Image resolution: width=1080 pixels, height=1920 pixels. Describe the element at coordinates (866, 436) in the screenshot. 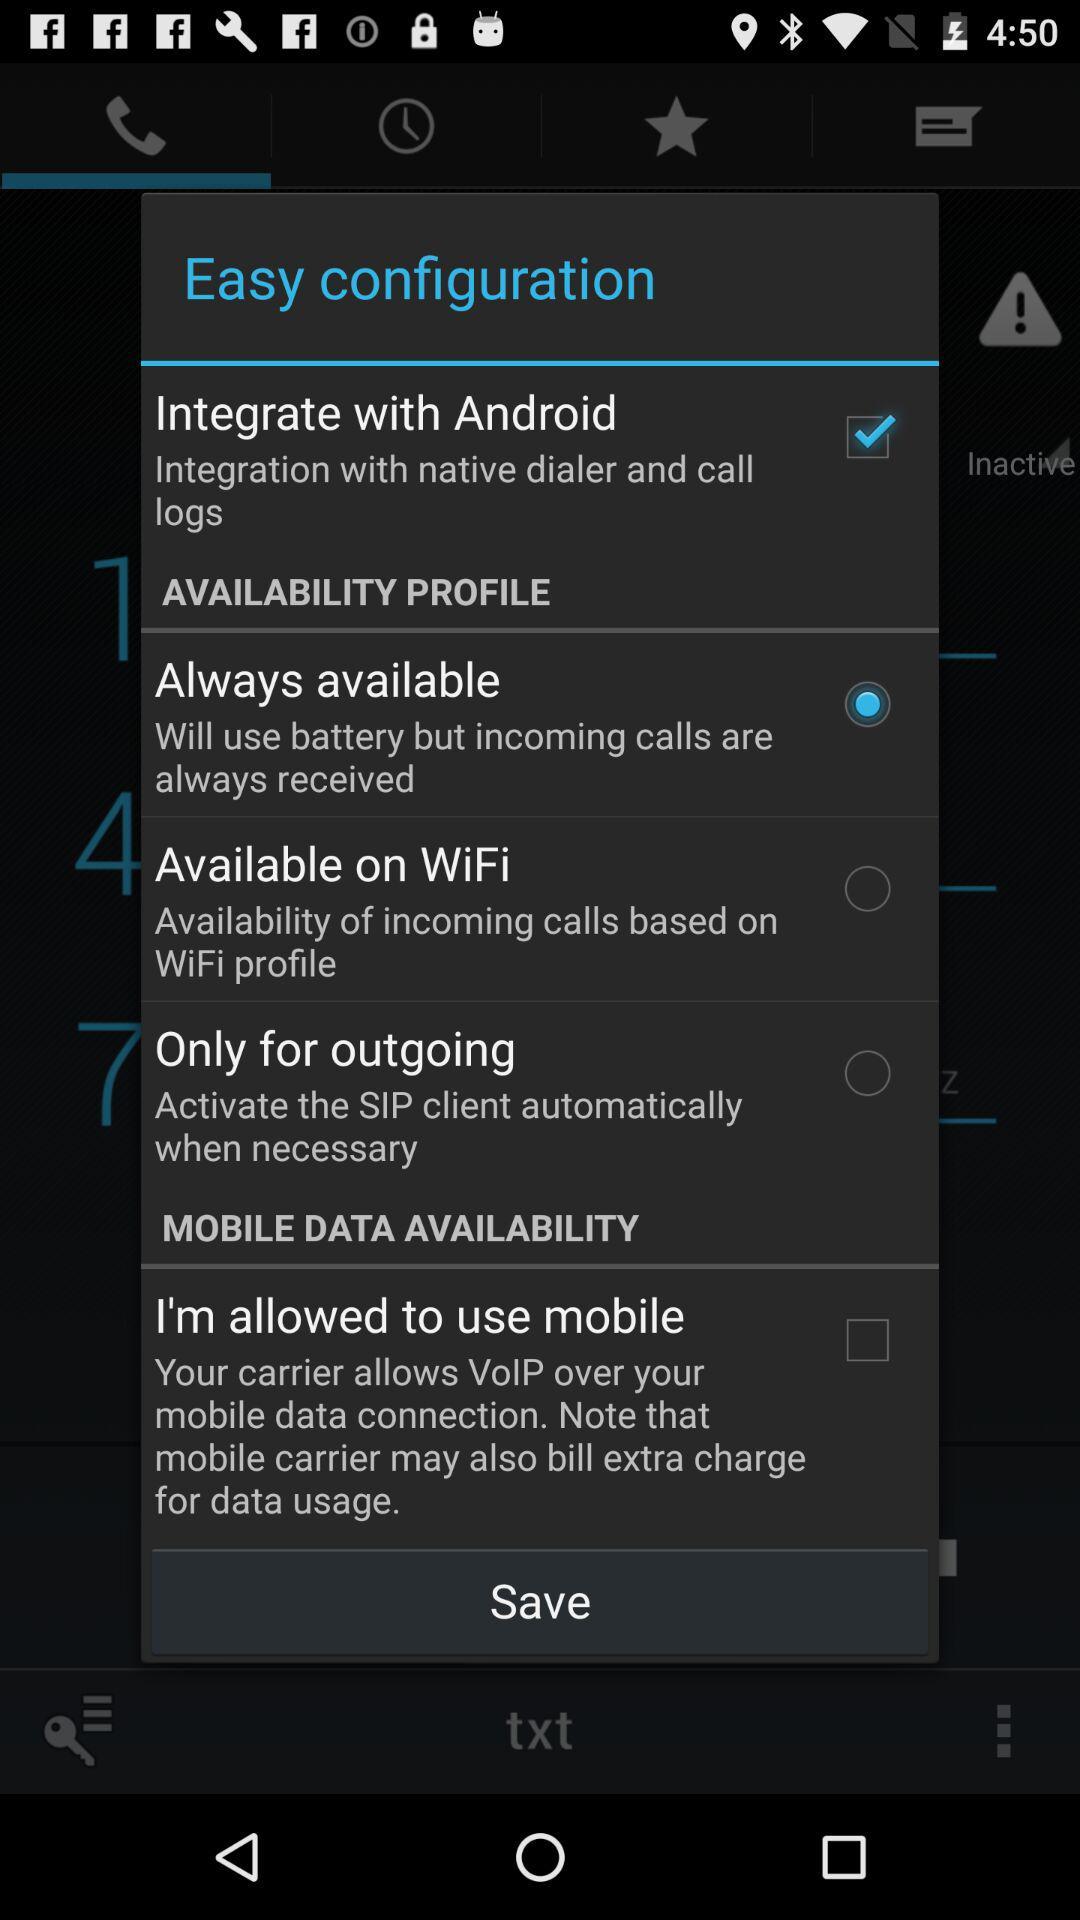

I see `item next to the integrate with android` at that location.